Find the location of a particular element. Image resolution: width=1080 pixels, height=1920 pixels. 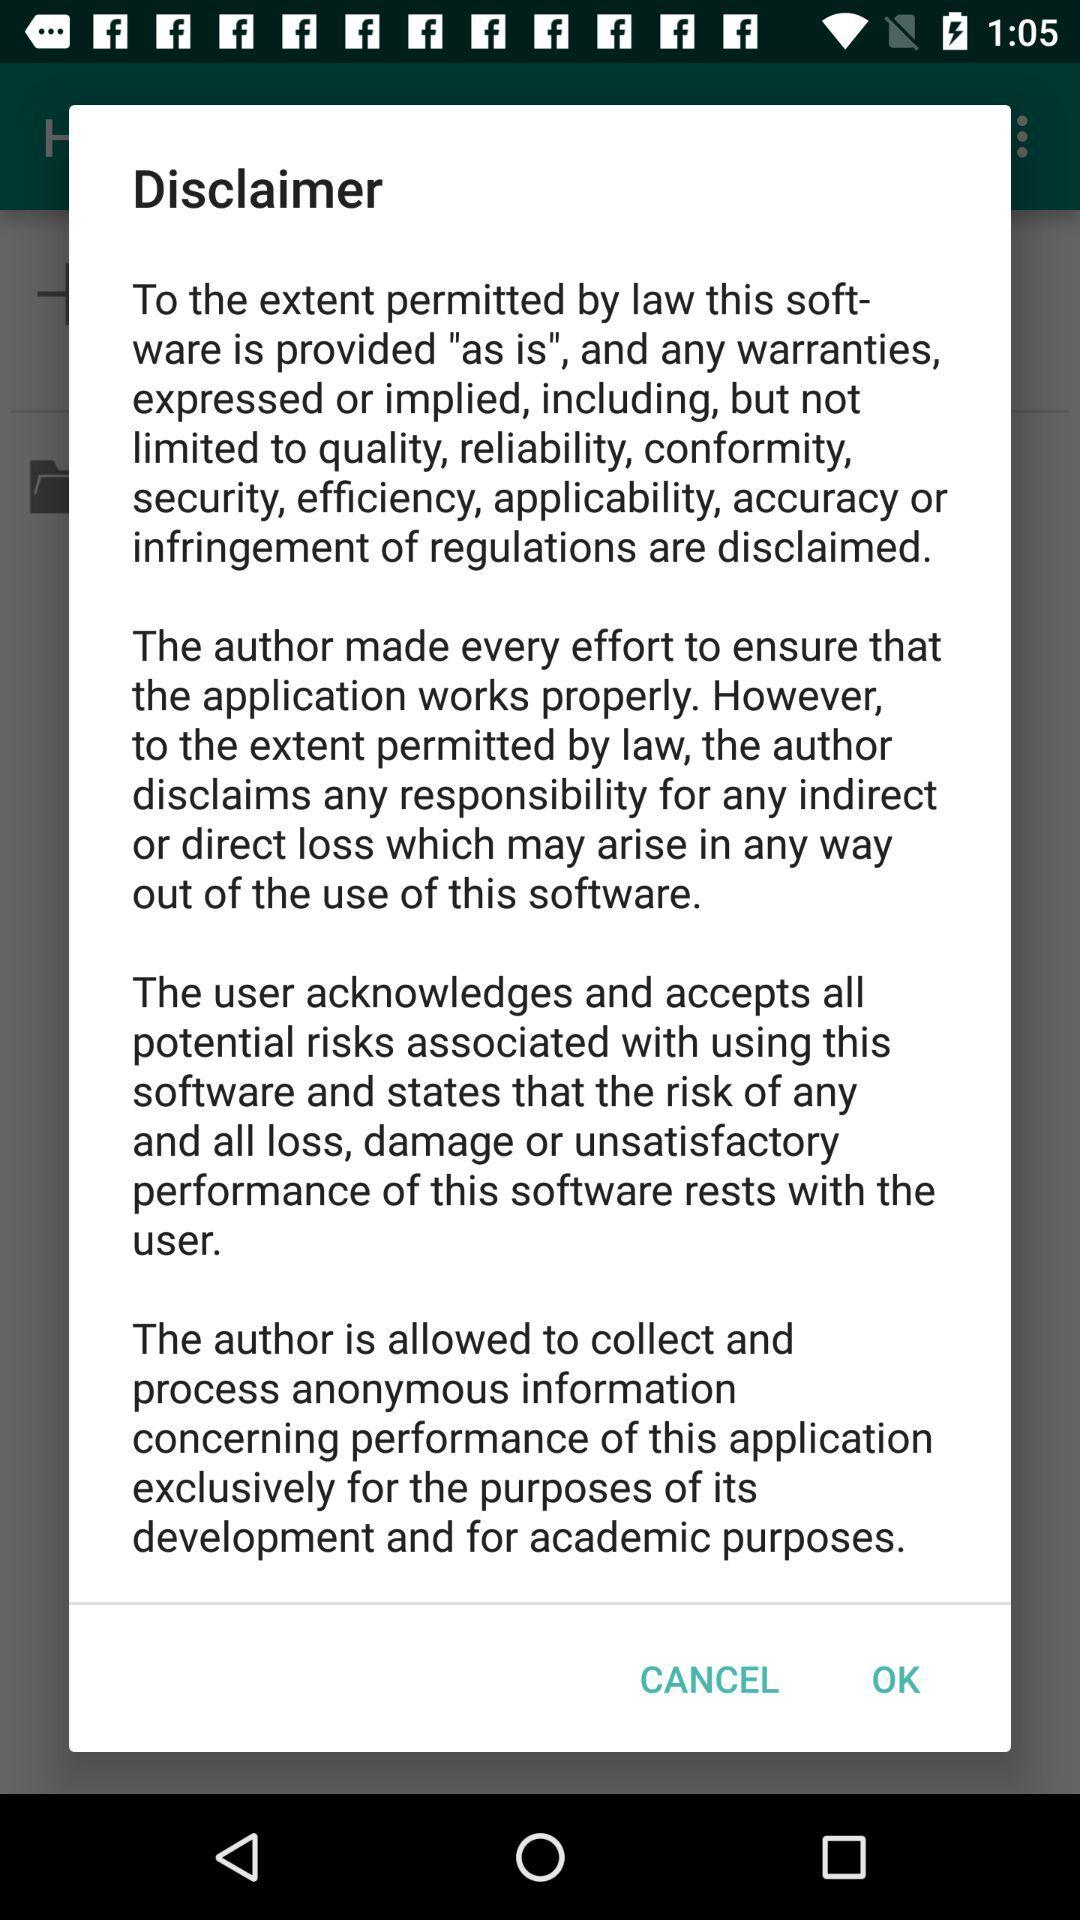

ok icon is located at coordinates (894, 1678).